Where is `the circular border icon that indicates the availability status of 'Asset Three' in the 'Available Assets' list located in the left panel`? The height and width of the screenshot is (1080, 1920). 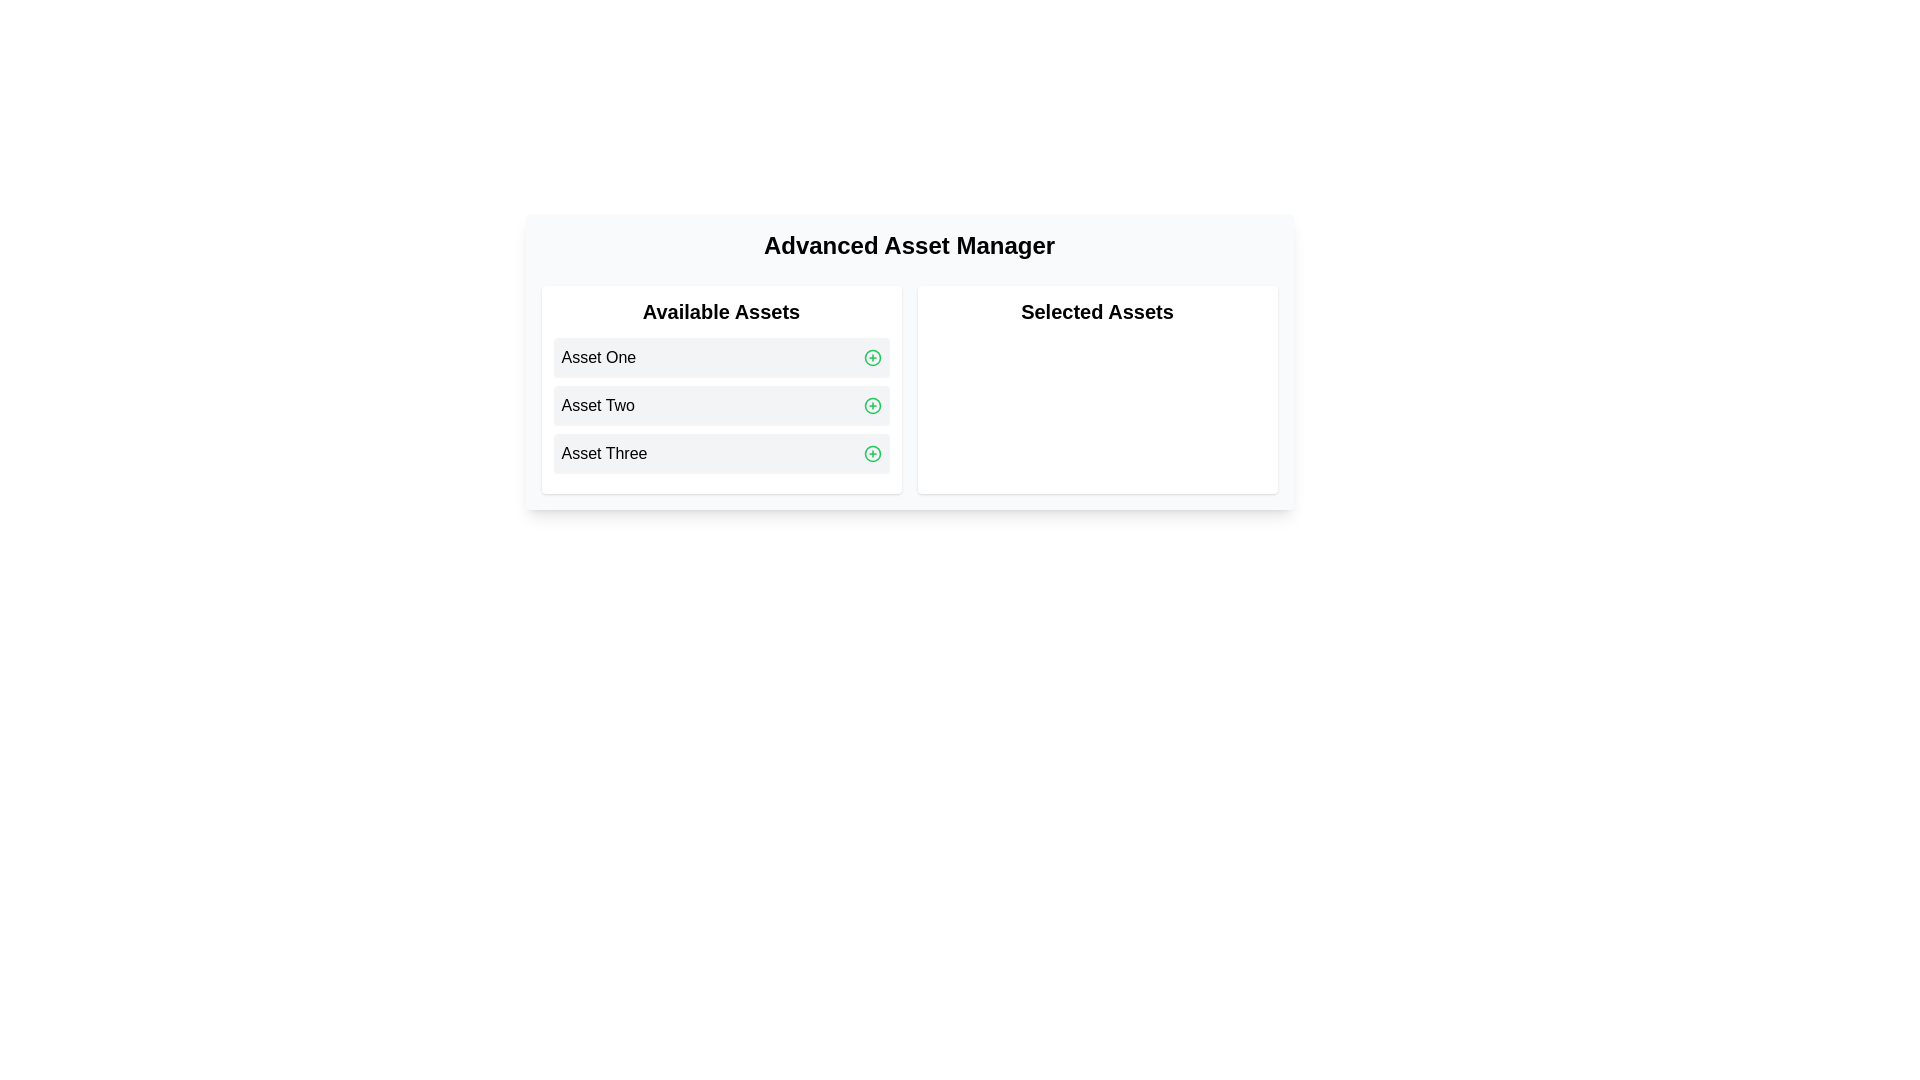
the circular border icon that indicates the availability status of 'Asset Three' in the 'Available Assets' list located in the left panel is located at coordinates (872, 454).